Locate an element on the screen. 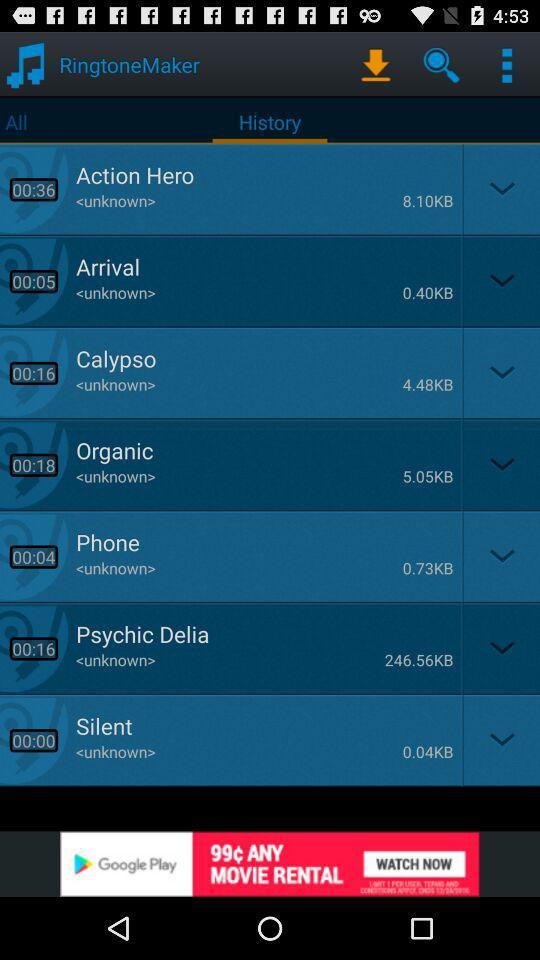 The height and width of the screenshot is (960, 540). advertisement portion is located at coordinates (270, 863).